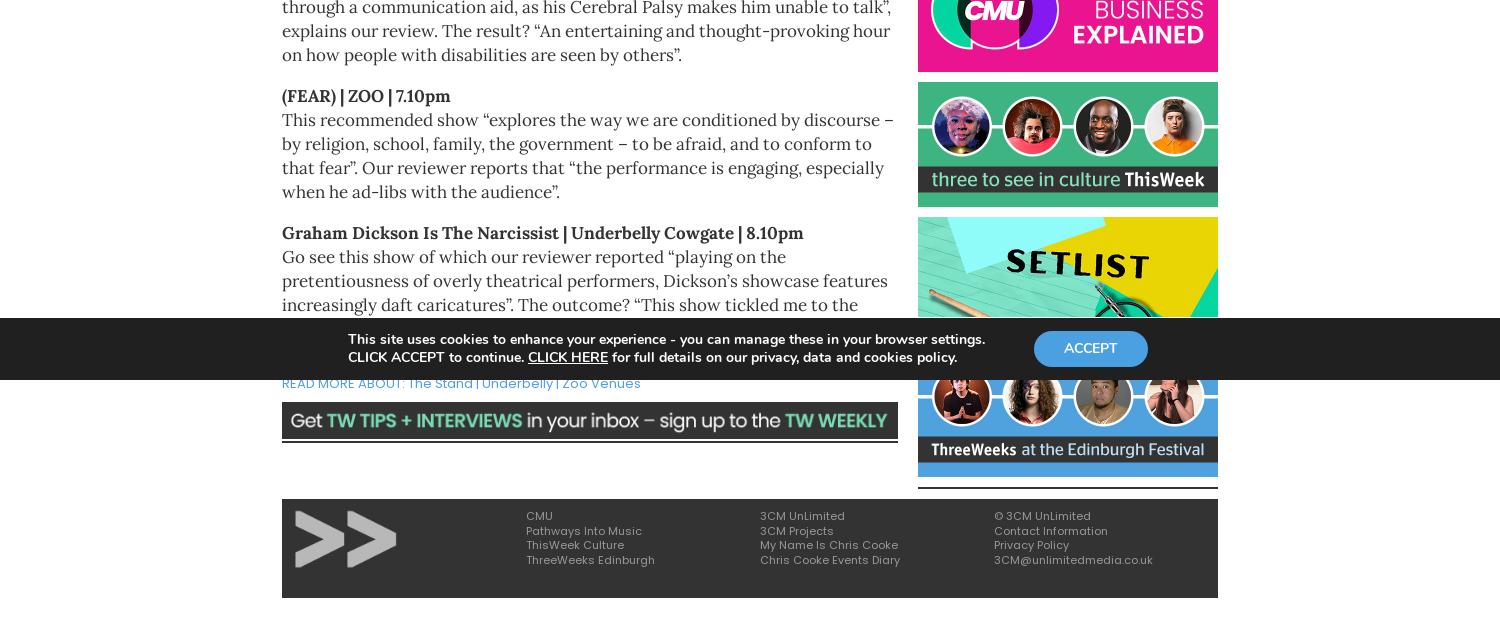  Describe the element at coordinates (480, 382) in the screenshot. I see `'Underbelly'` at that location.